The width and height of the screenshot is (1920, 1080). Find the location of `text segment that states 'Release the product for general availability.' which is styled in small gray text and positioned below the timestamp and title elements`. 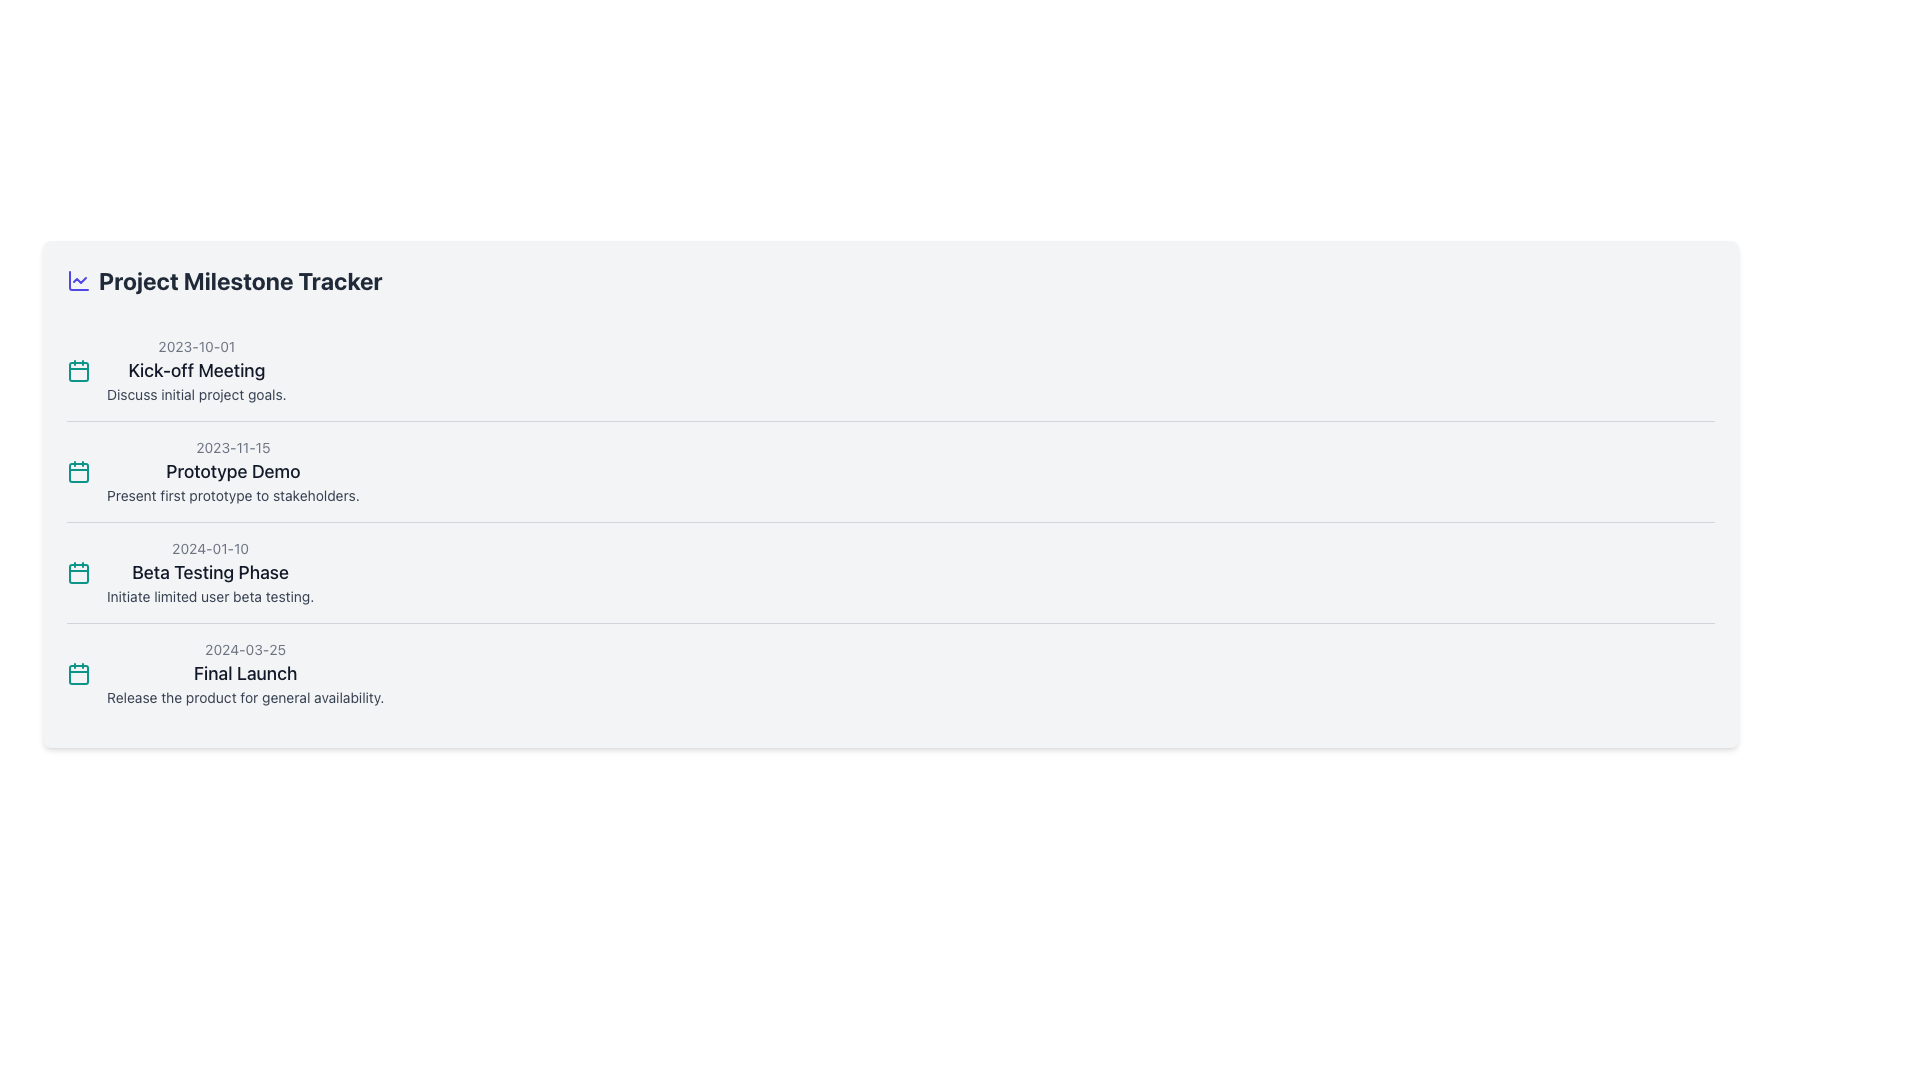

text segment that states 'Release the product for general availability.' which is styled in small gray text and positioned below the timestamp and title elements is located at coordinates (244, 697).